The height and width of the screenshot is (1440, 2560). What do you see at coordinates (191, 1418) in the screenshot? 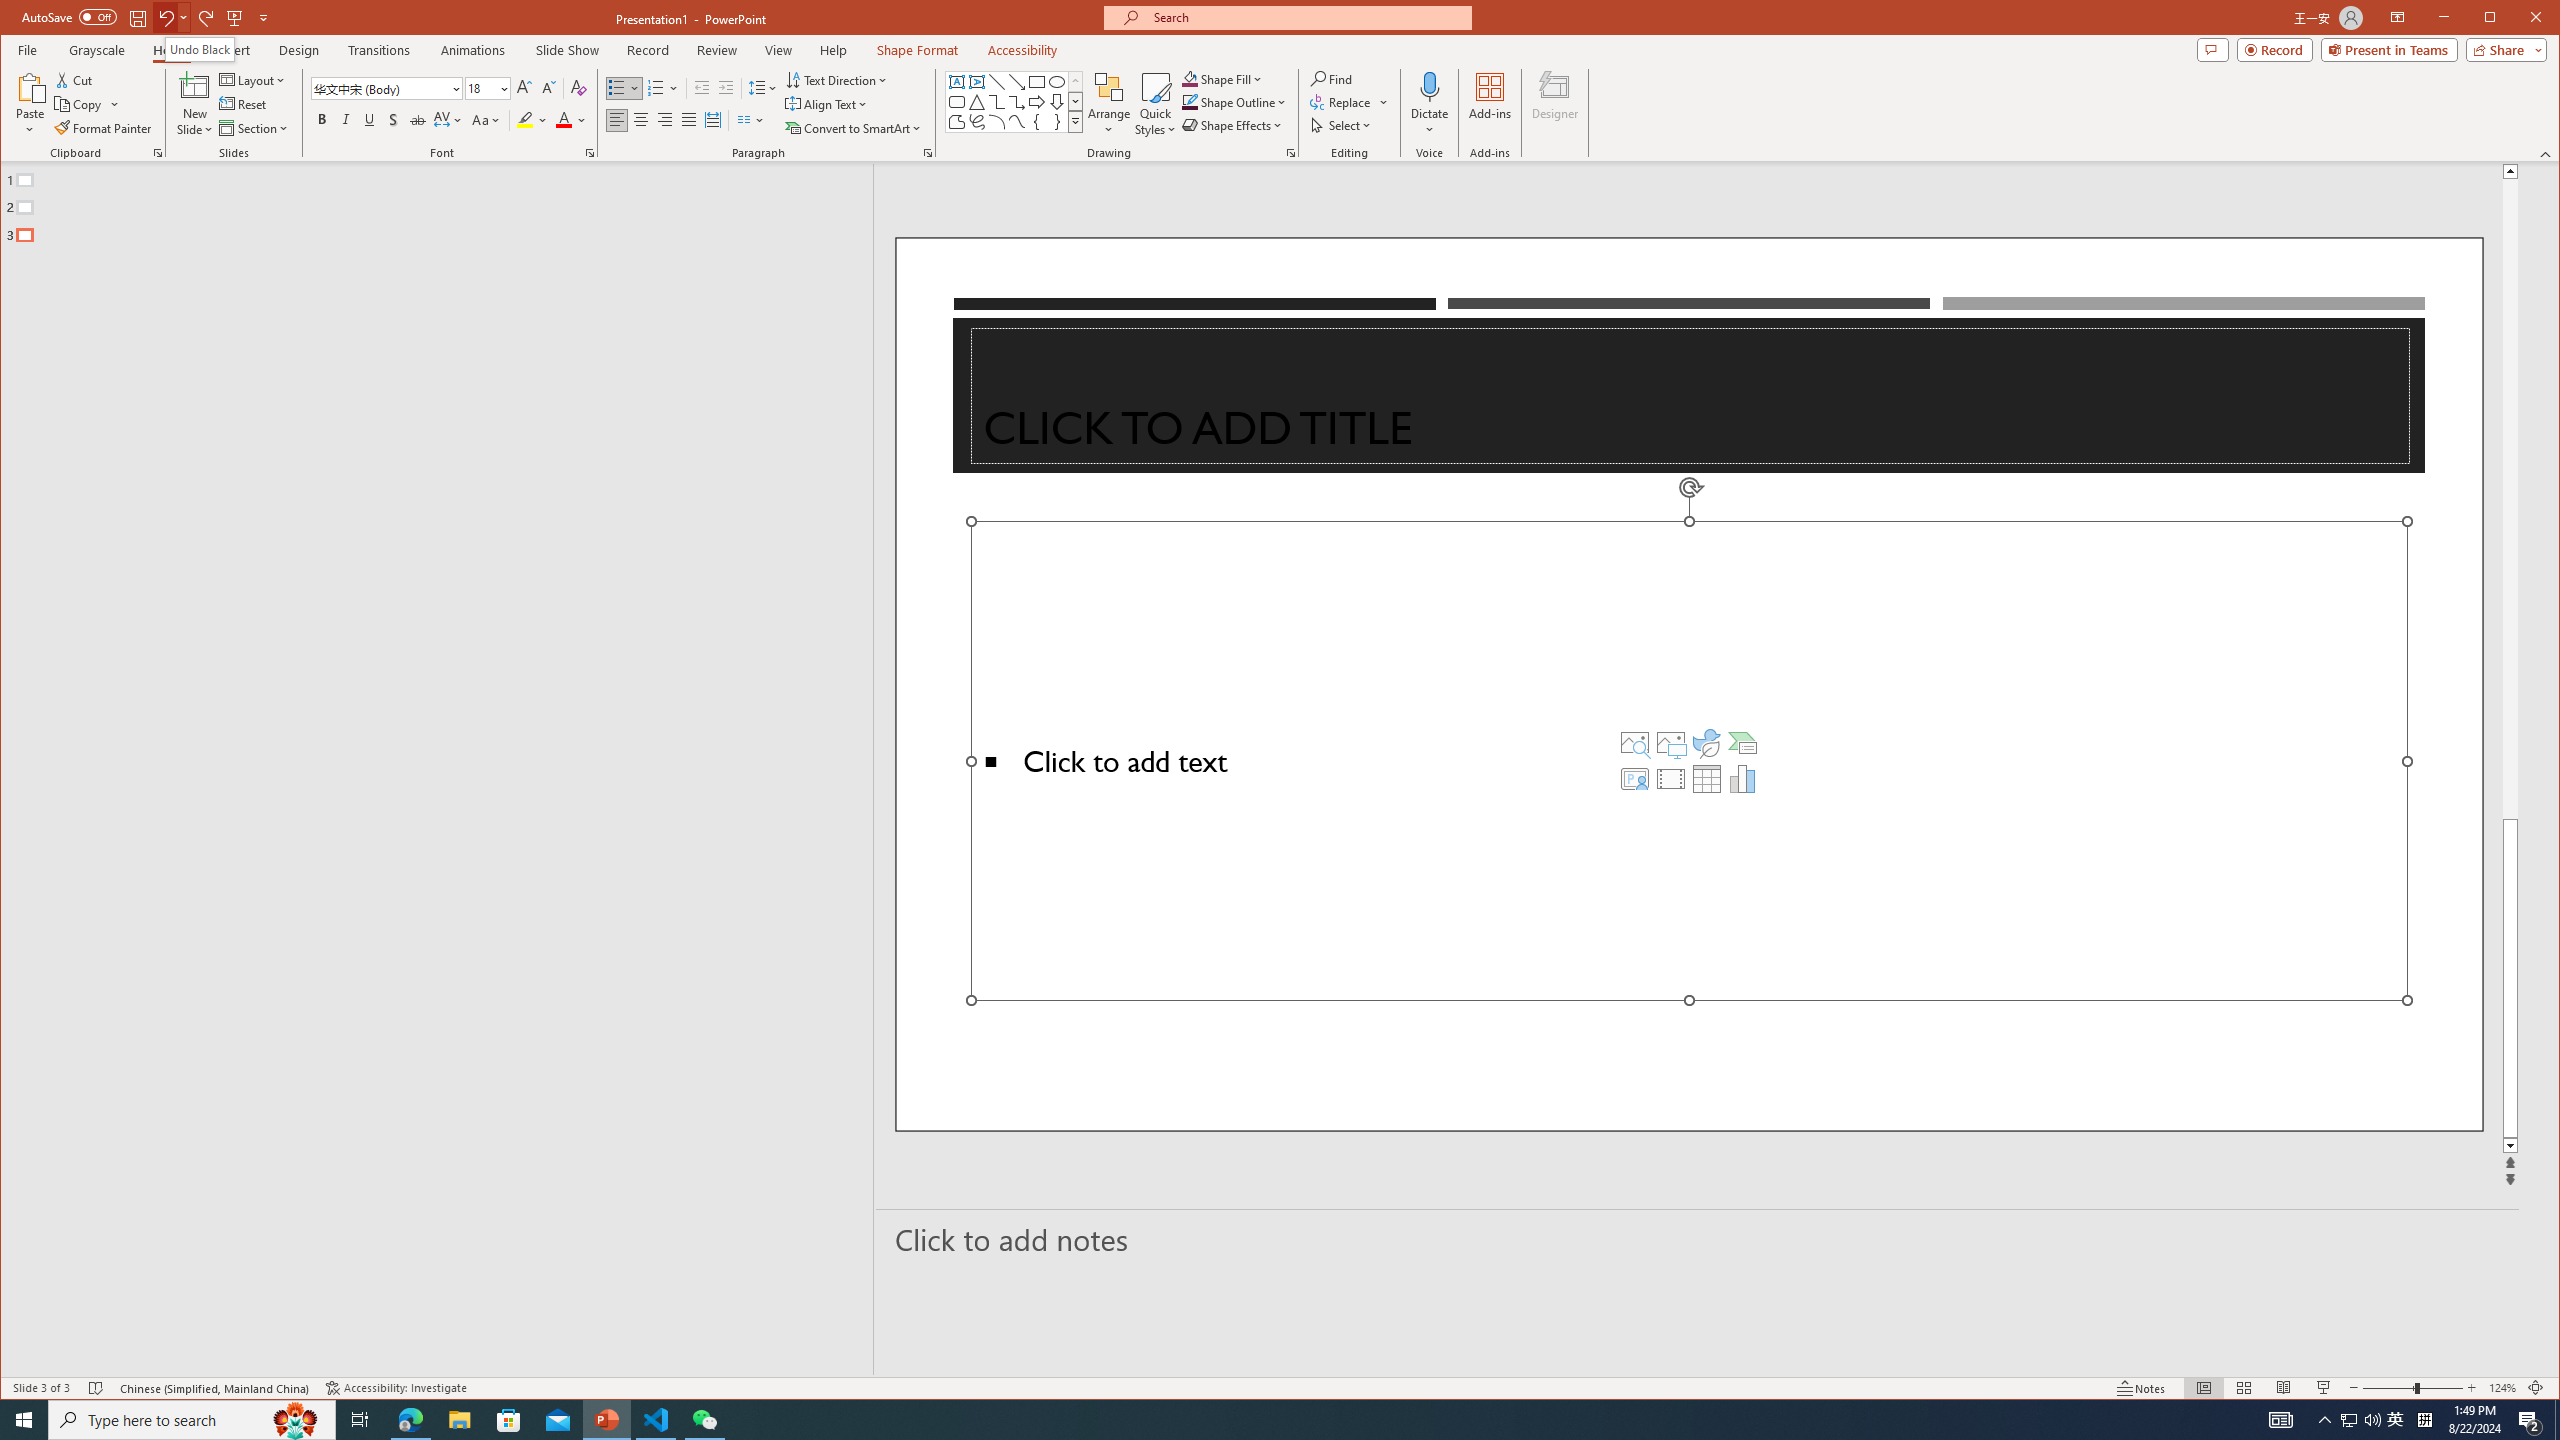
I see `'Type here to search'` at bounding box center [191, 1418].